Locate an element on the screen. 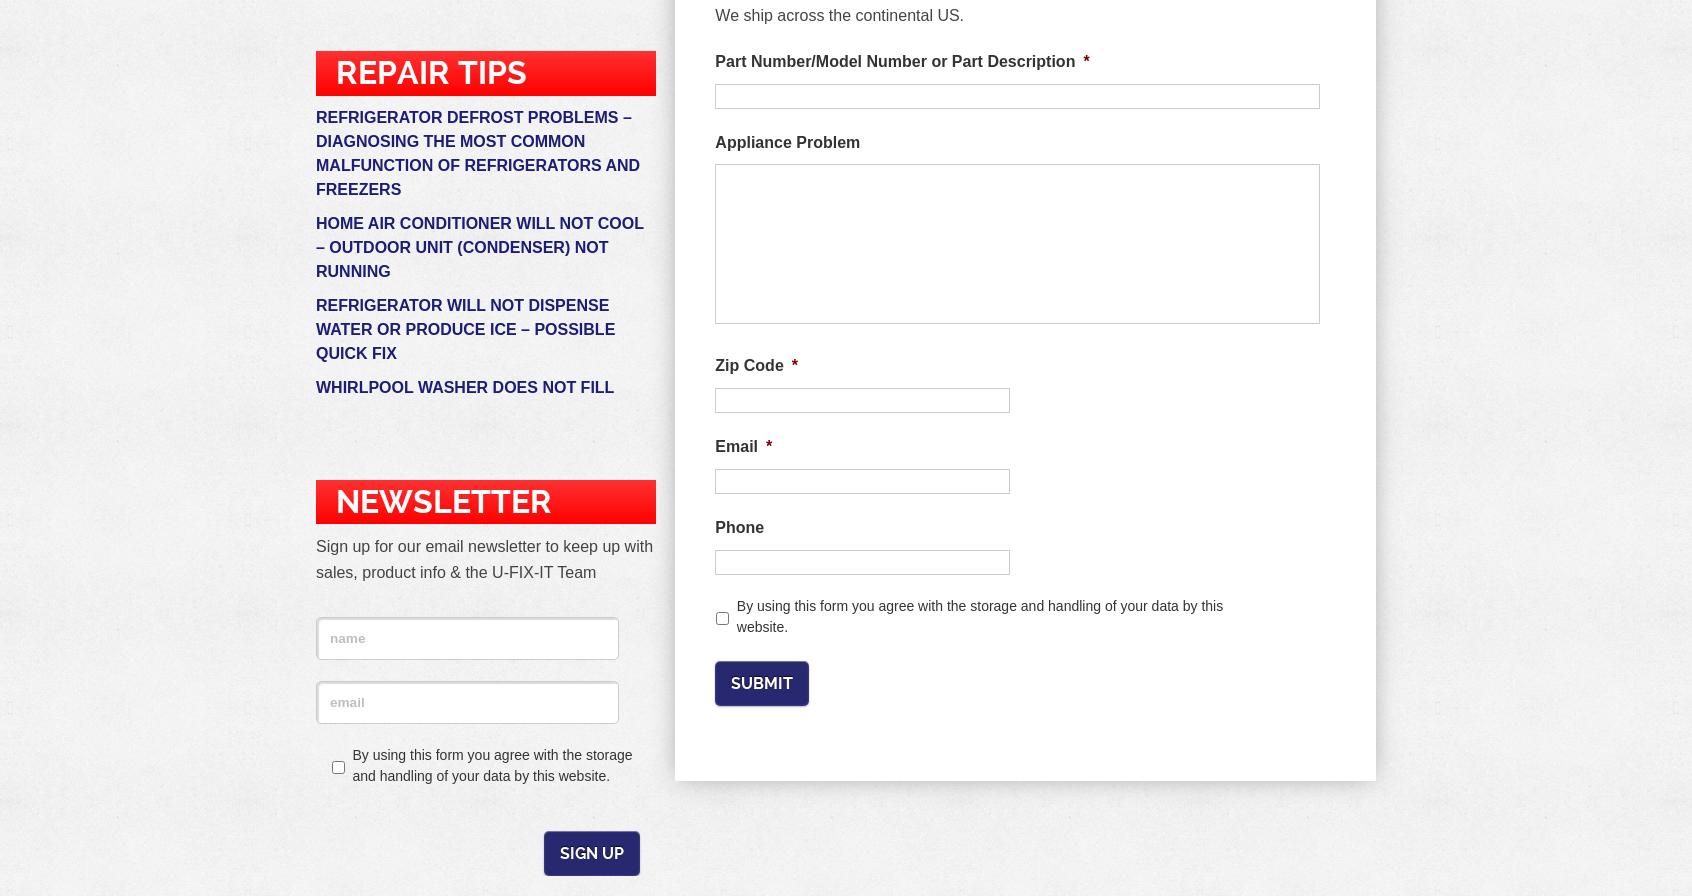 The height and width of the screenshot is (896, 1692). 'Phone' is located at coordinates (738, 527).